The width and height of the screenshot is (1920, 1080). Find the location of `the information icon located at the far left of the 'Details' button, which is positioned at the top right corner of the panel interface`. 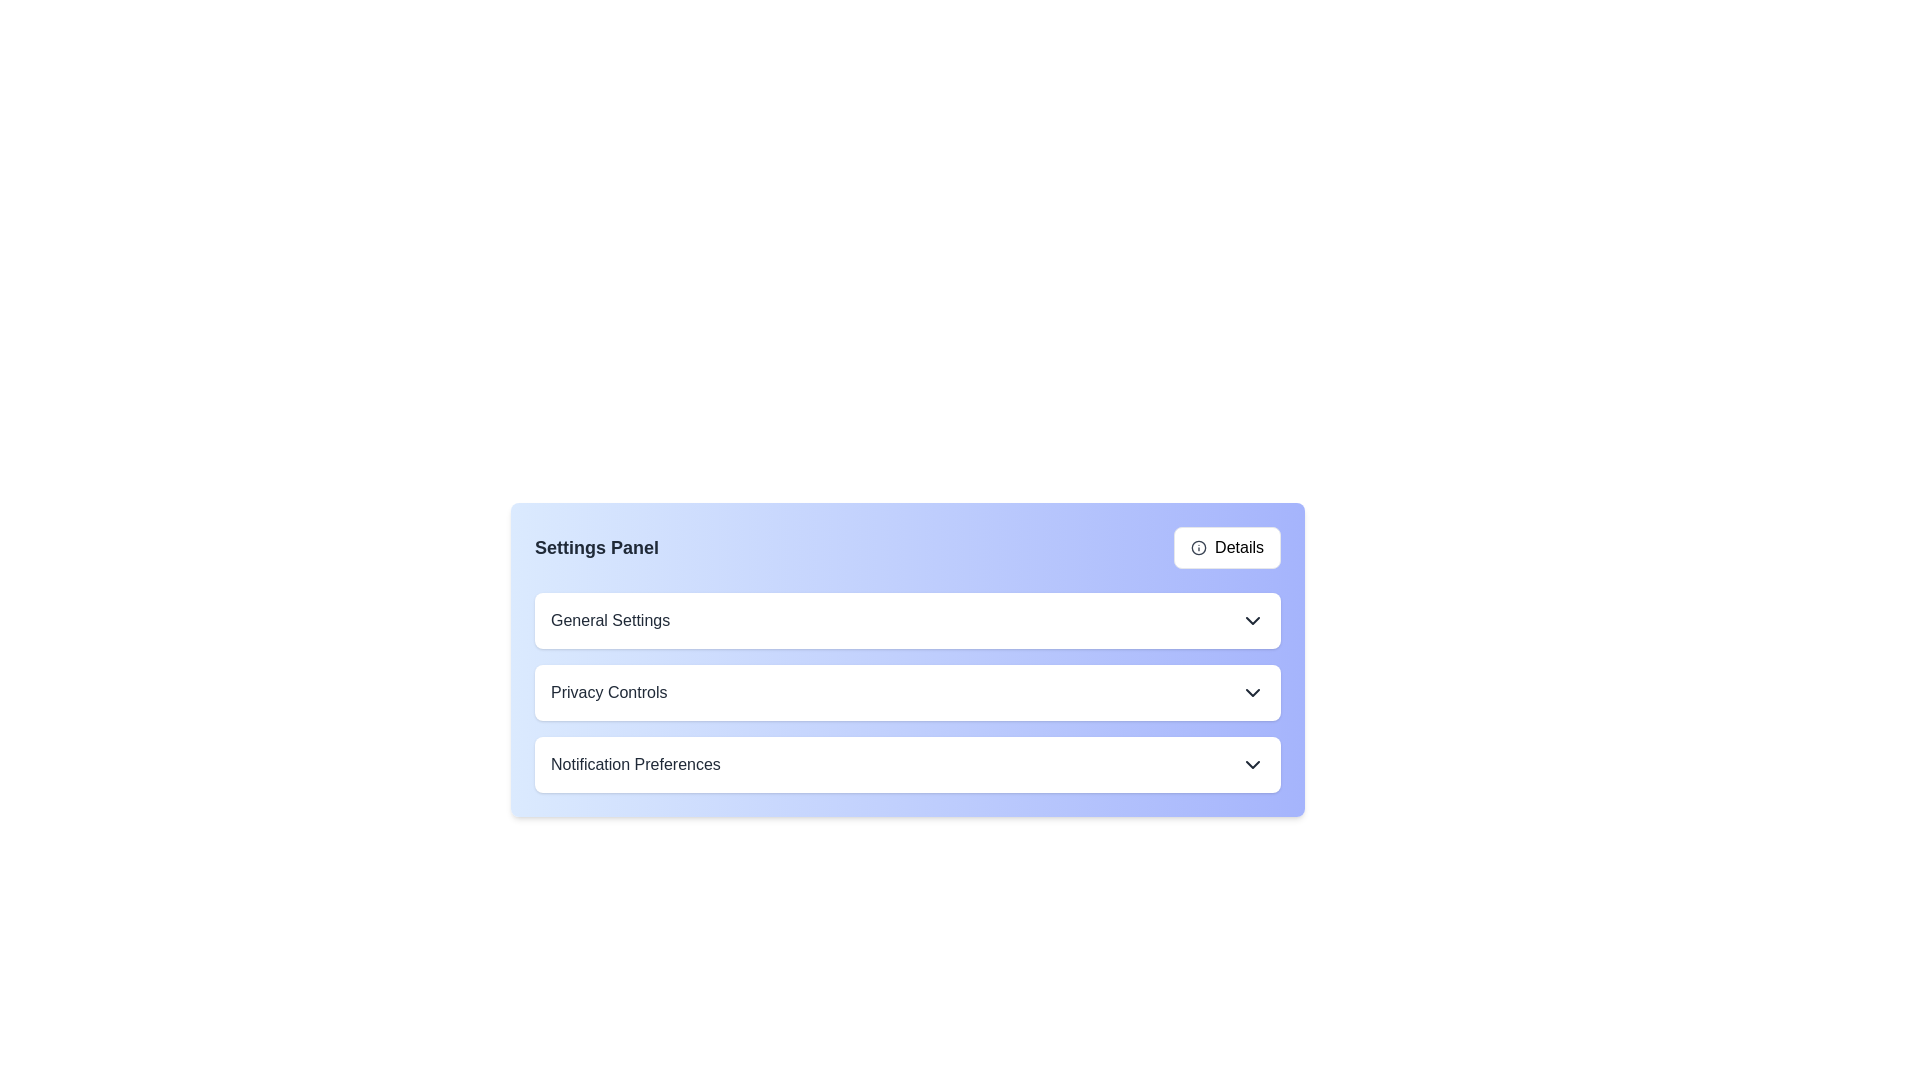

the information icon located at the far left of the 'Details' button, which is positioned at the top right corner of the panel interface is located at coordinates (1199, 547).